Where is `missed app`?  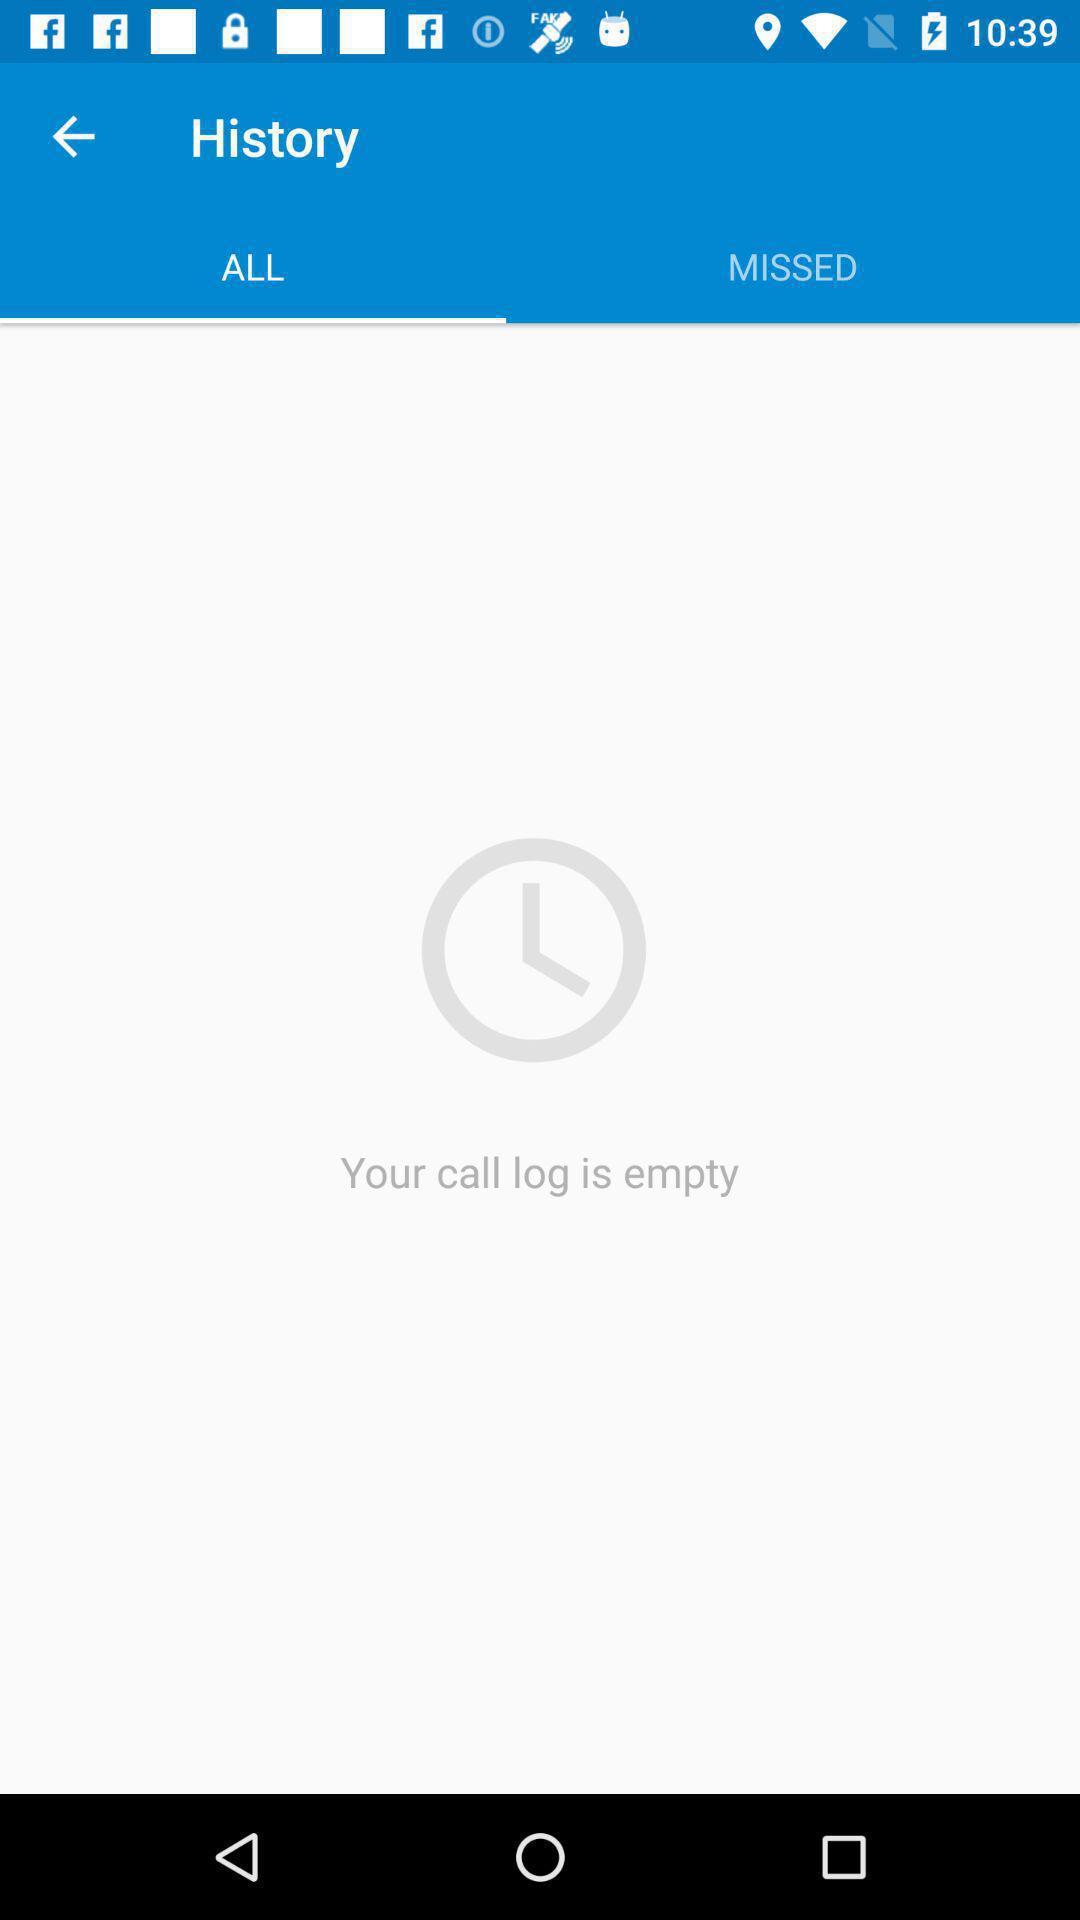
missed app is located at coordinates (792, 265).